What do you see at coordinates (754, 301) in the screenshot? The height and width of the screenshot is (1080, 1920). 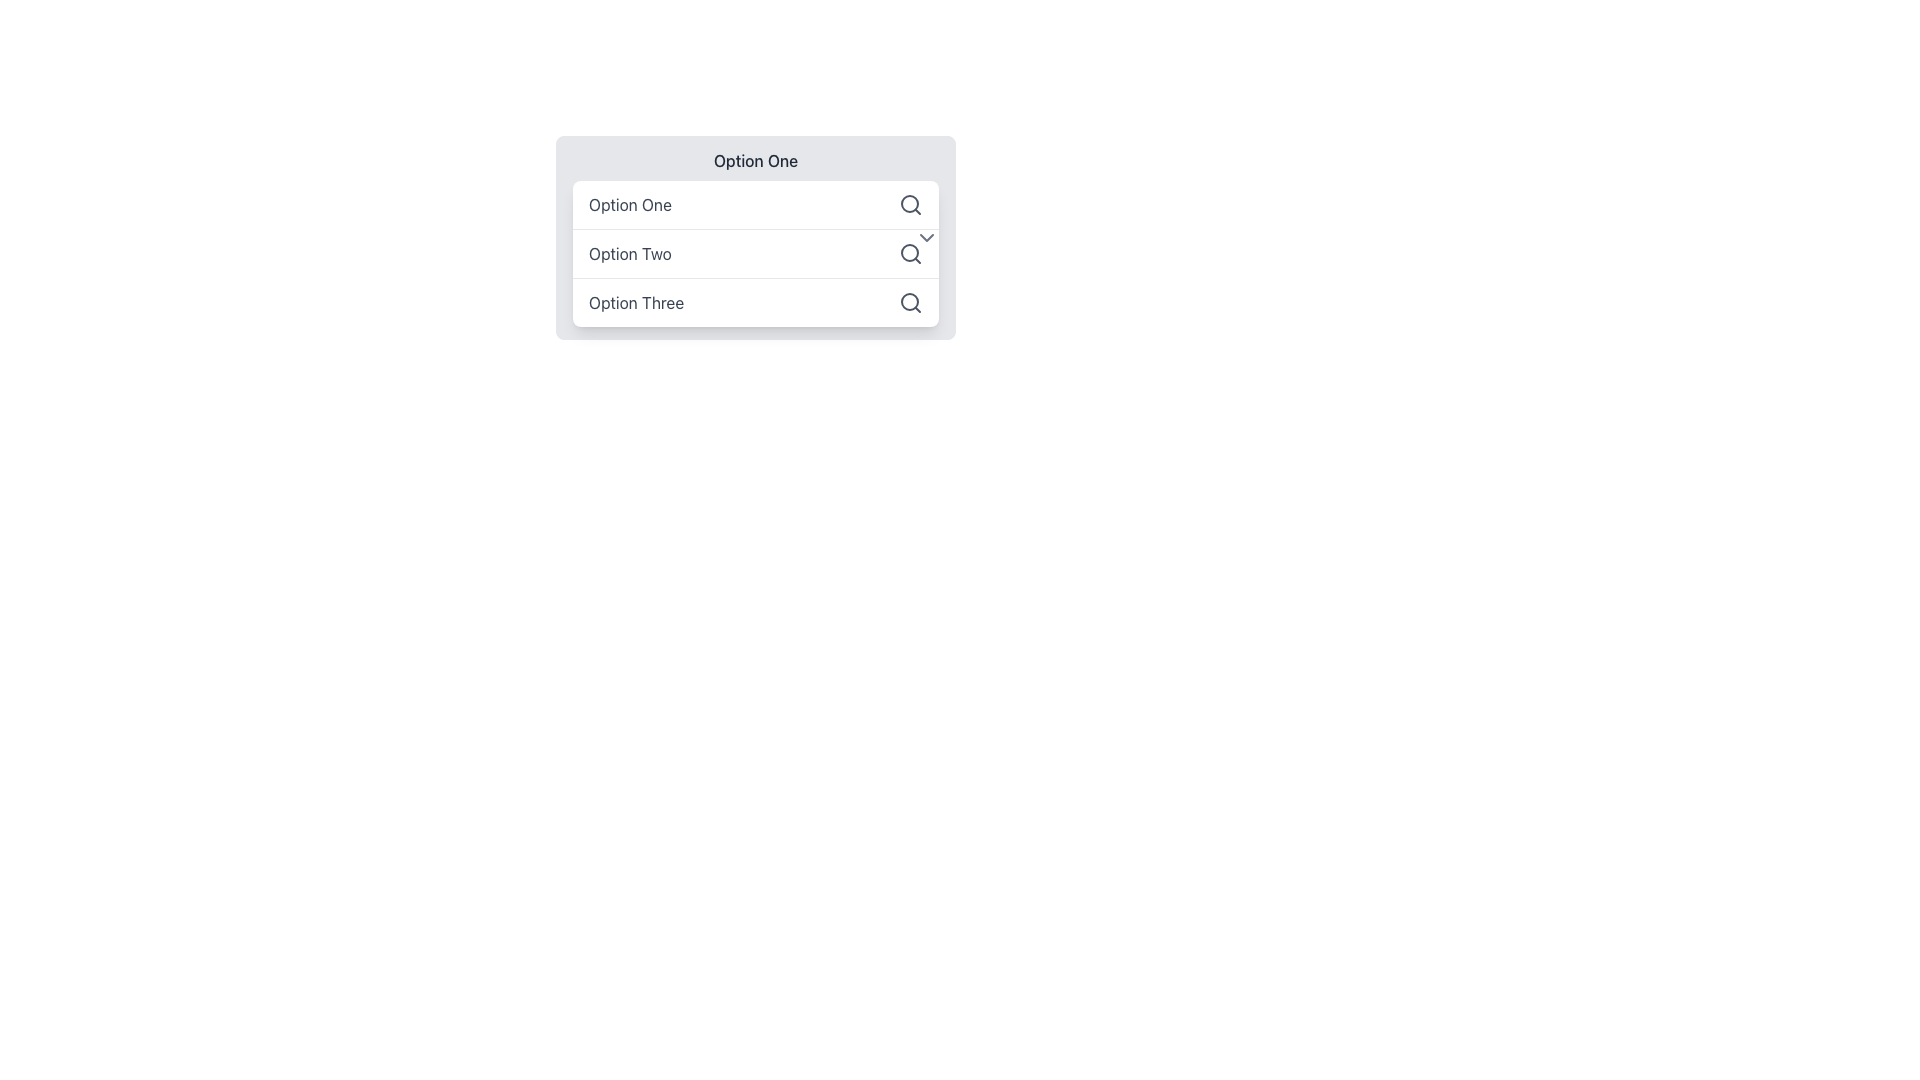 I see `the third list item labeled 'Option Three'` at bounding box center [754, 301].